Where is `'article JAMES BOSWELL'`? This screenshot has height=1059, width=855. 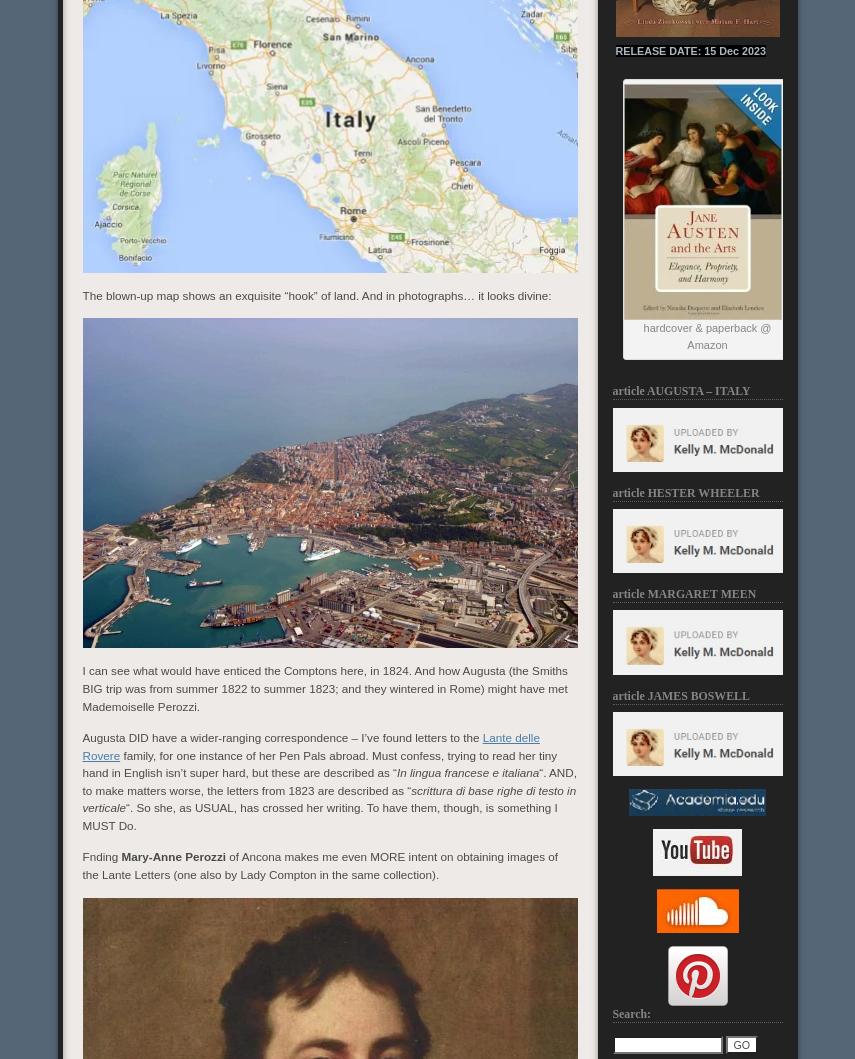 'article JAMES BOSWELL' is located at coordinates (612, 695).